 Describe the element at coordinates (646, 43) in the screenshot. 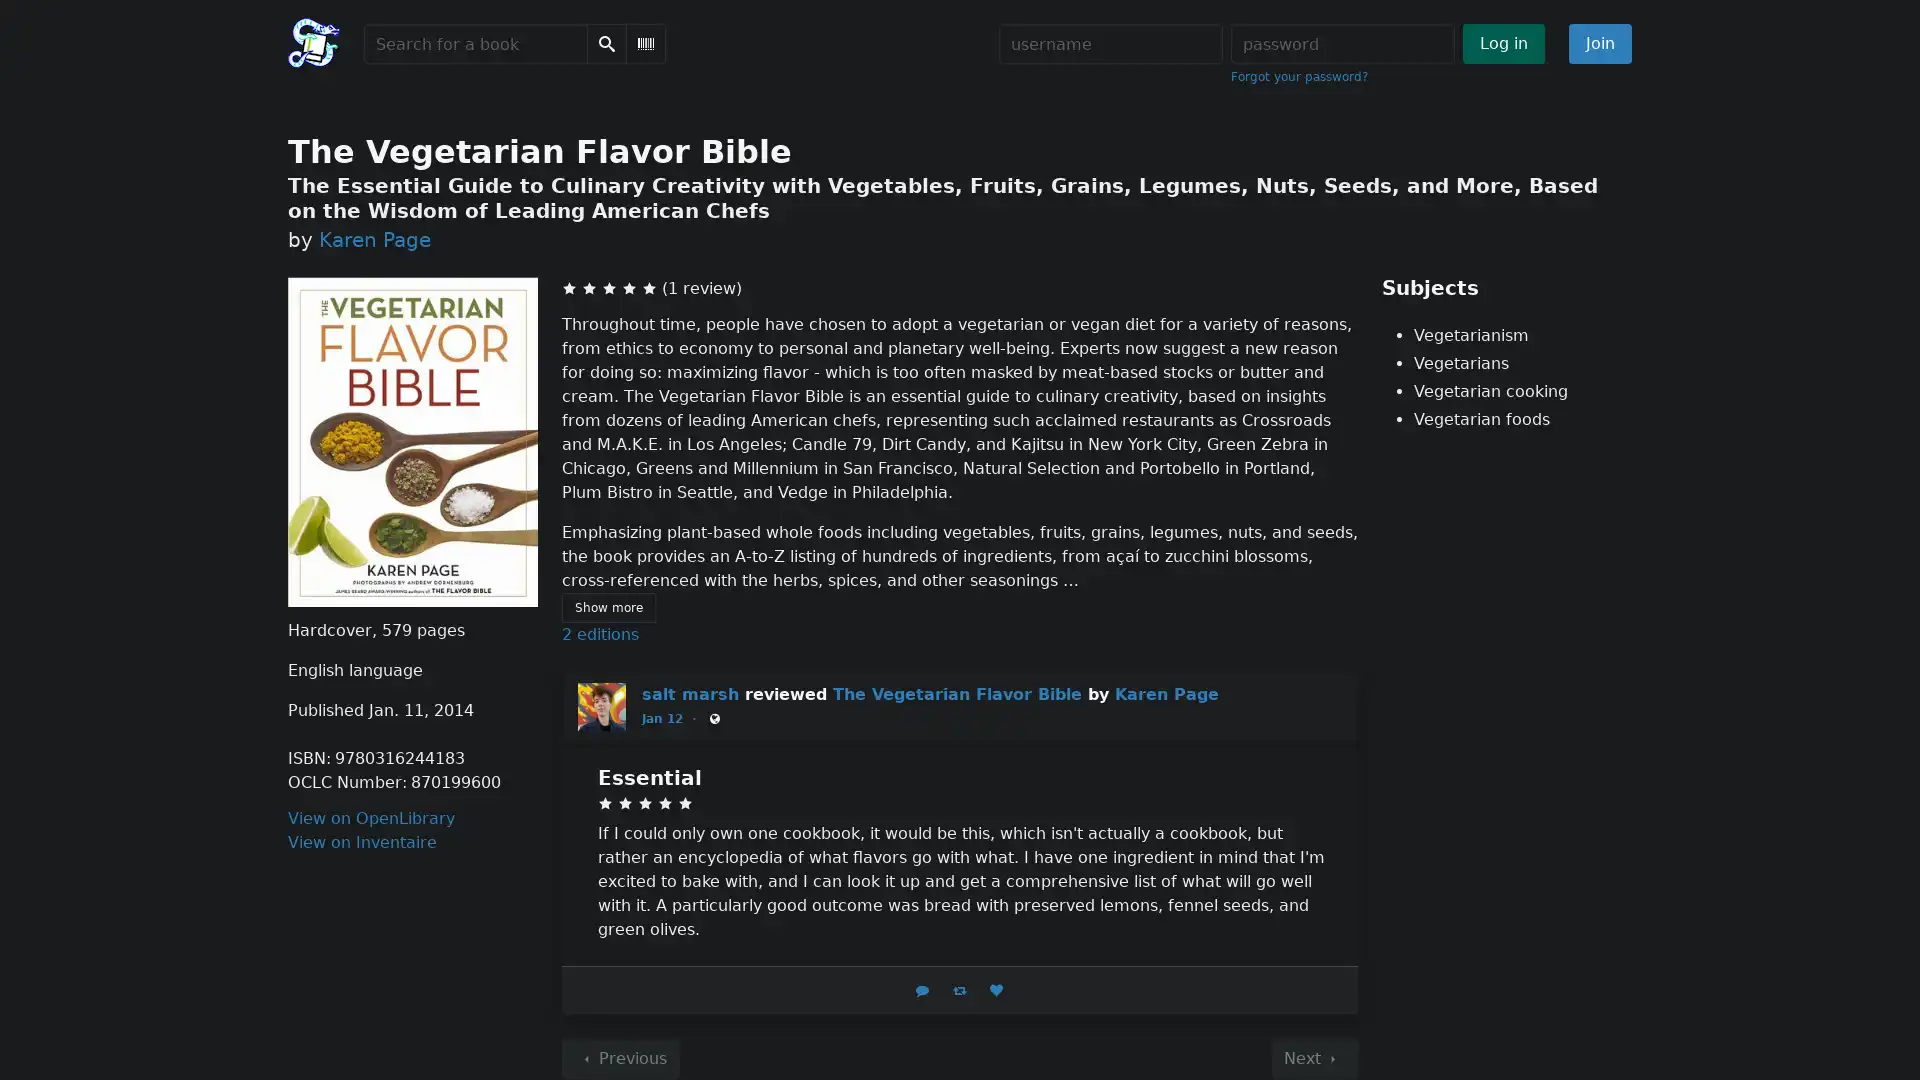

I see `Scan Barcode` at that location.